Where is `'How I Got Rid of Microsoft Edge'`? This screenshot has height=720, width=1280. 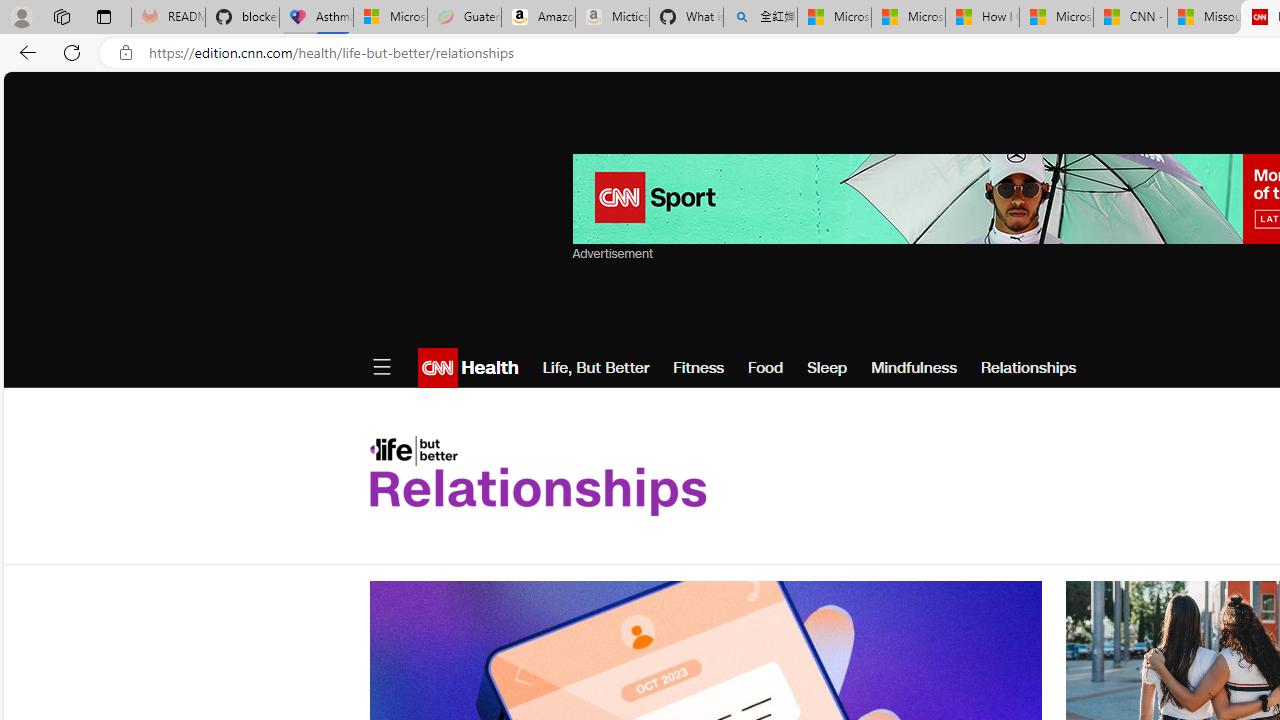
'How I Got Rid of Microsoft Edge' is located at coordinates (982, 17).